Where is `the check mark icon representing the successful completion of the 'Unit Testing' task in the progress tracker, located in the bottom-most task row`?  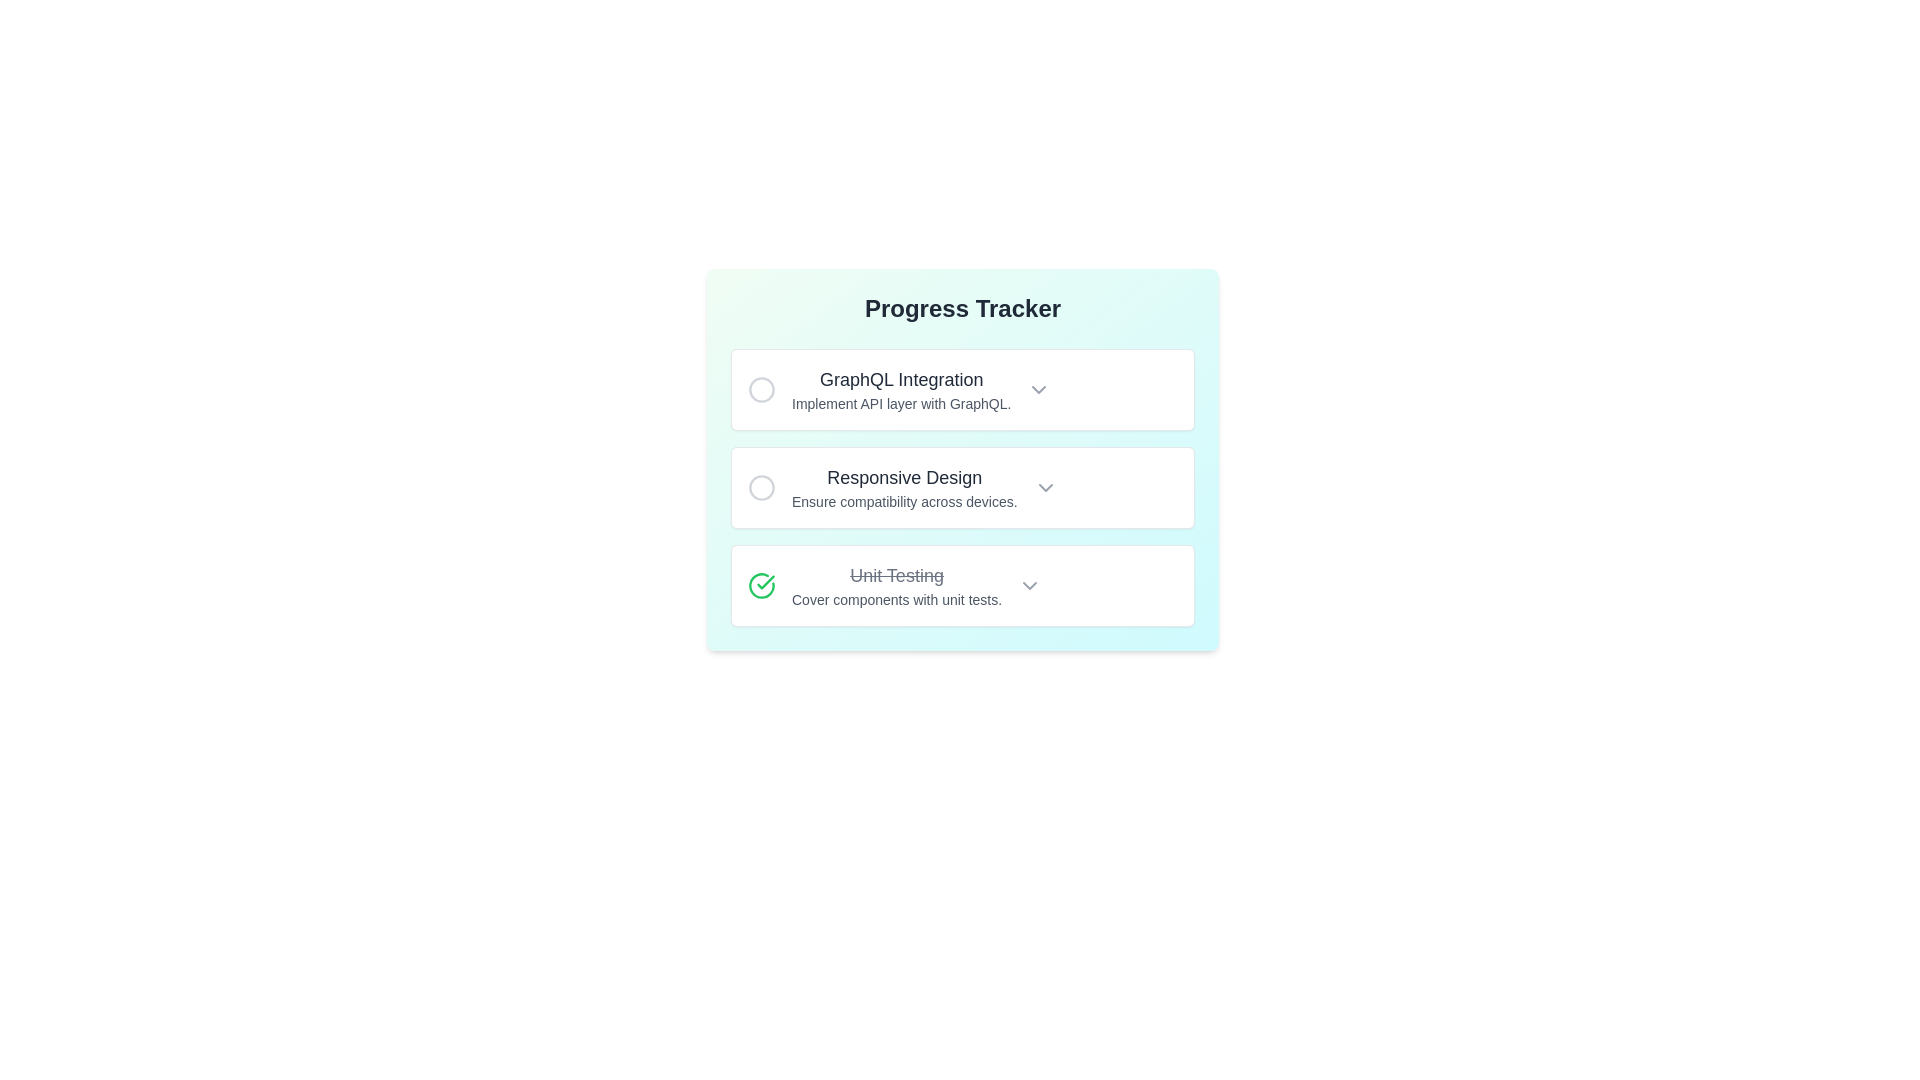
the check mark icon representing the successful completion of the 'Unit Testing' task in the progress tracker, located in the bottom-most task row is located at coordinates (765, 582).